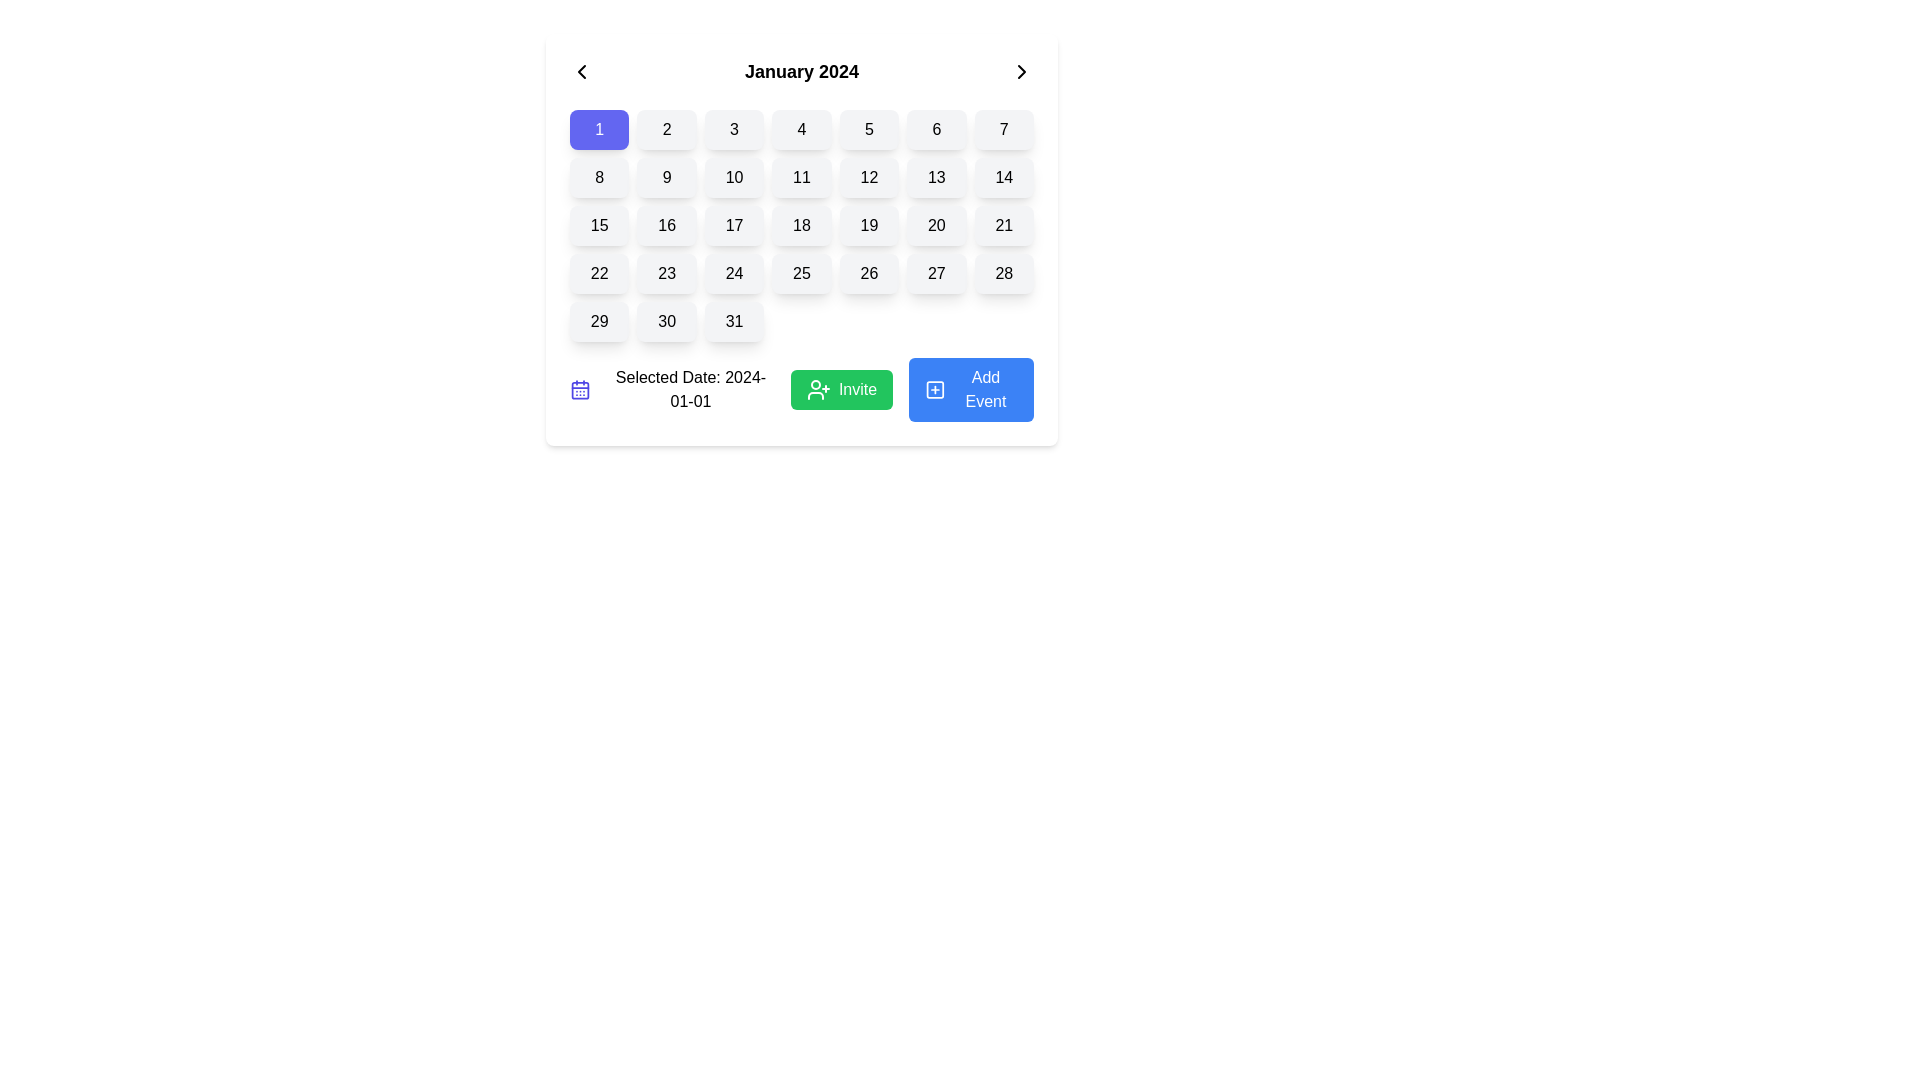  What do you see at coordinates (667, 130) in the screenshot?
I see `the button representing the second day in the calendar grid` at bounding box center [667, 130].